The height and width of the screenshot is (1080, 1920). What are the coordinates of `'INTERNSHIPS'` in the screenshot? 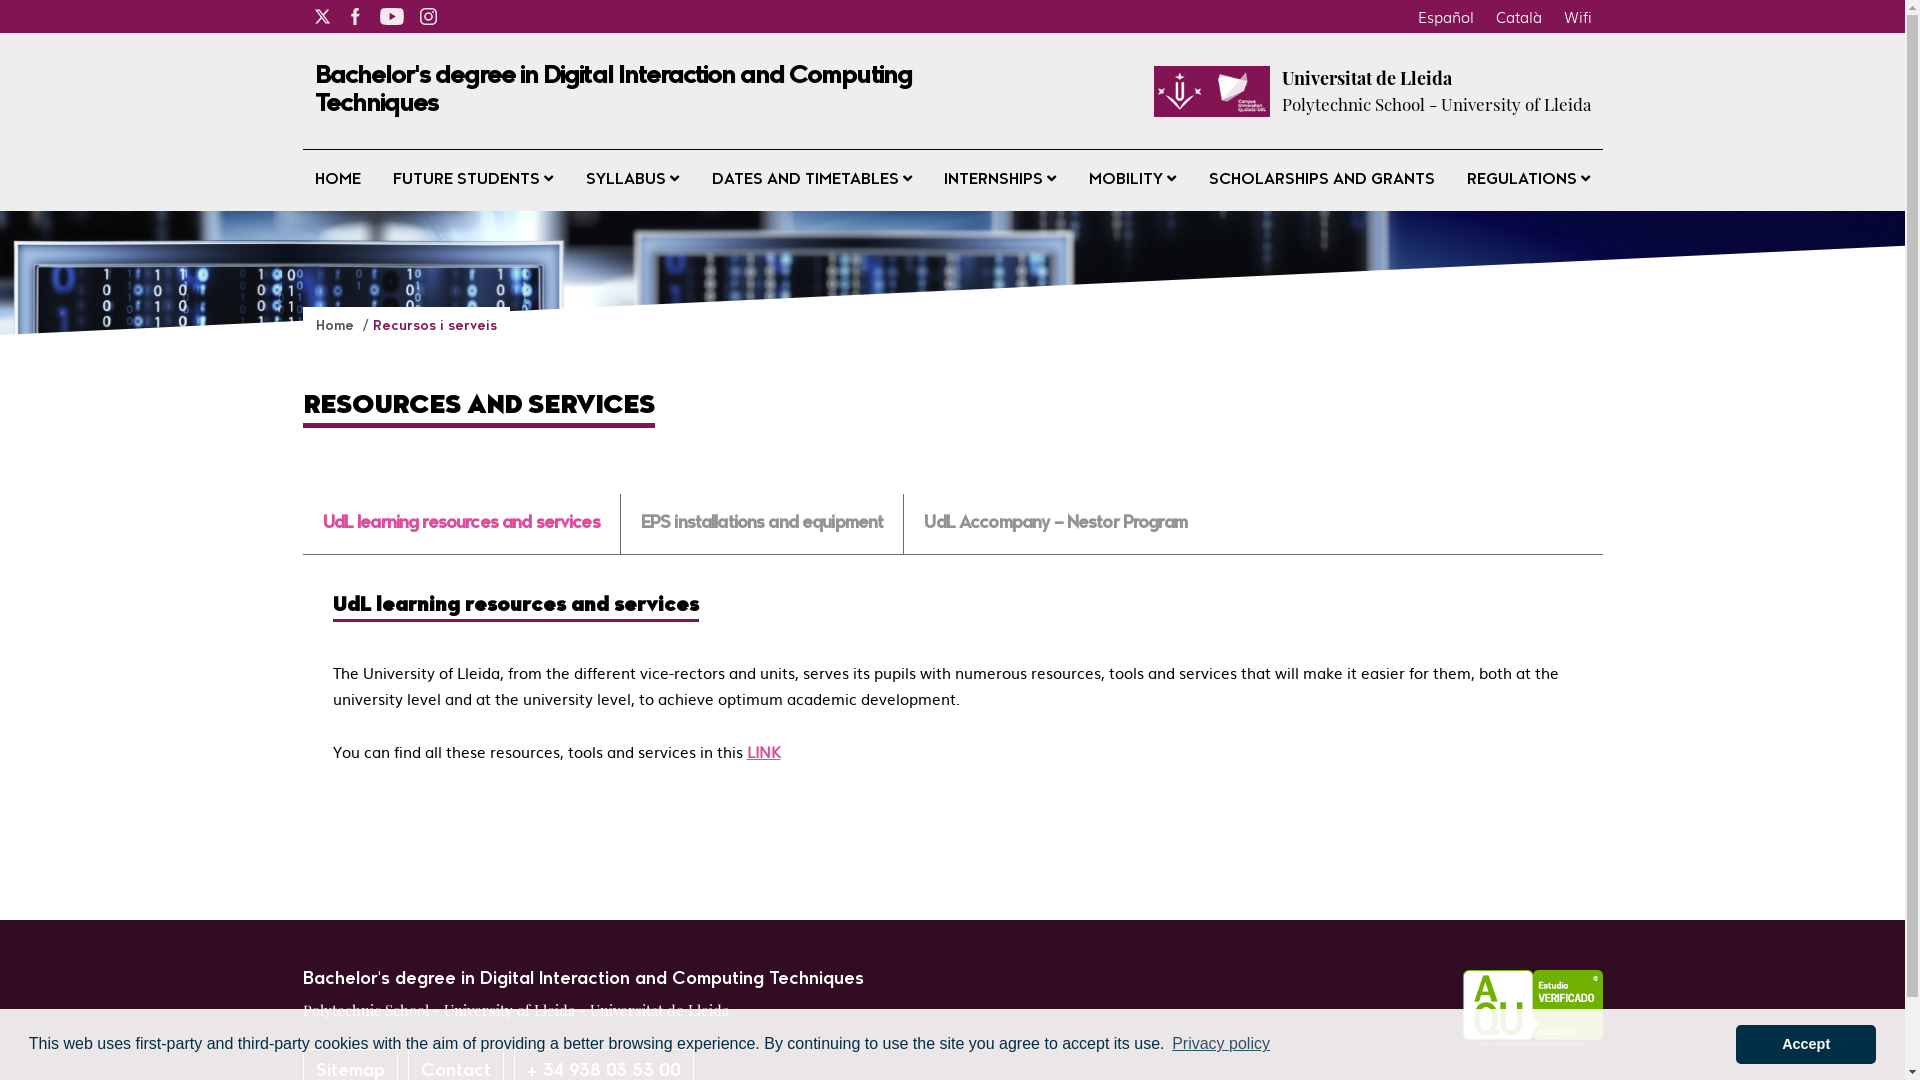 It's located at (930, 180).